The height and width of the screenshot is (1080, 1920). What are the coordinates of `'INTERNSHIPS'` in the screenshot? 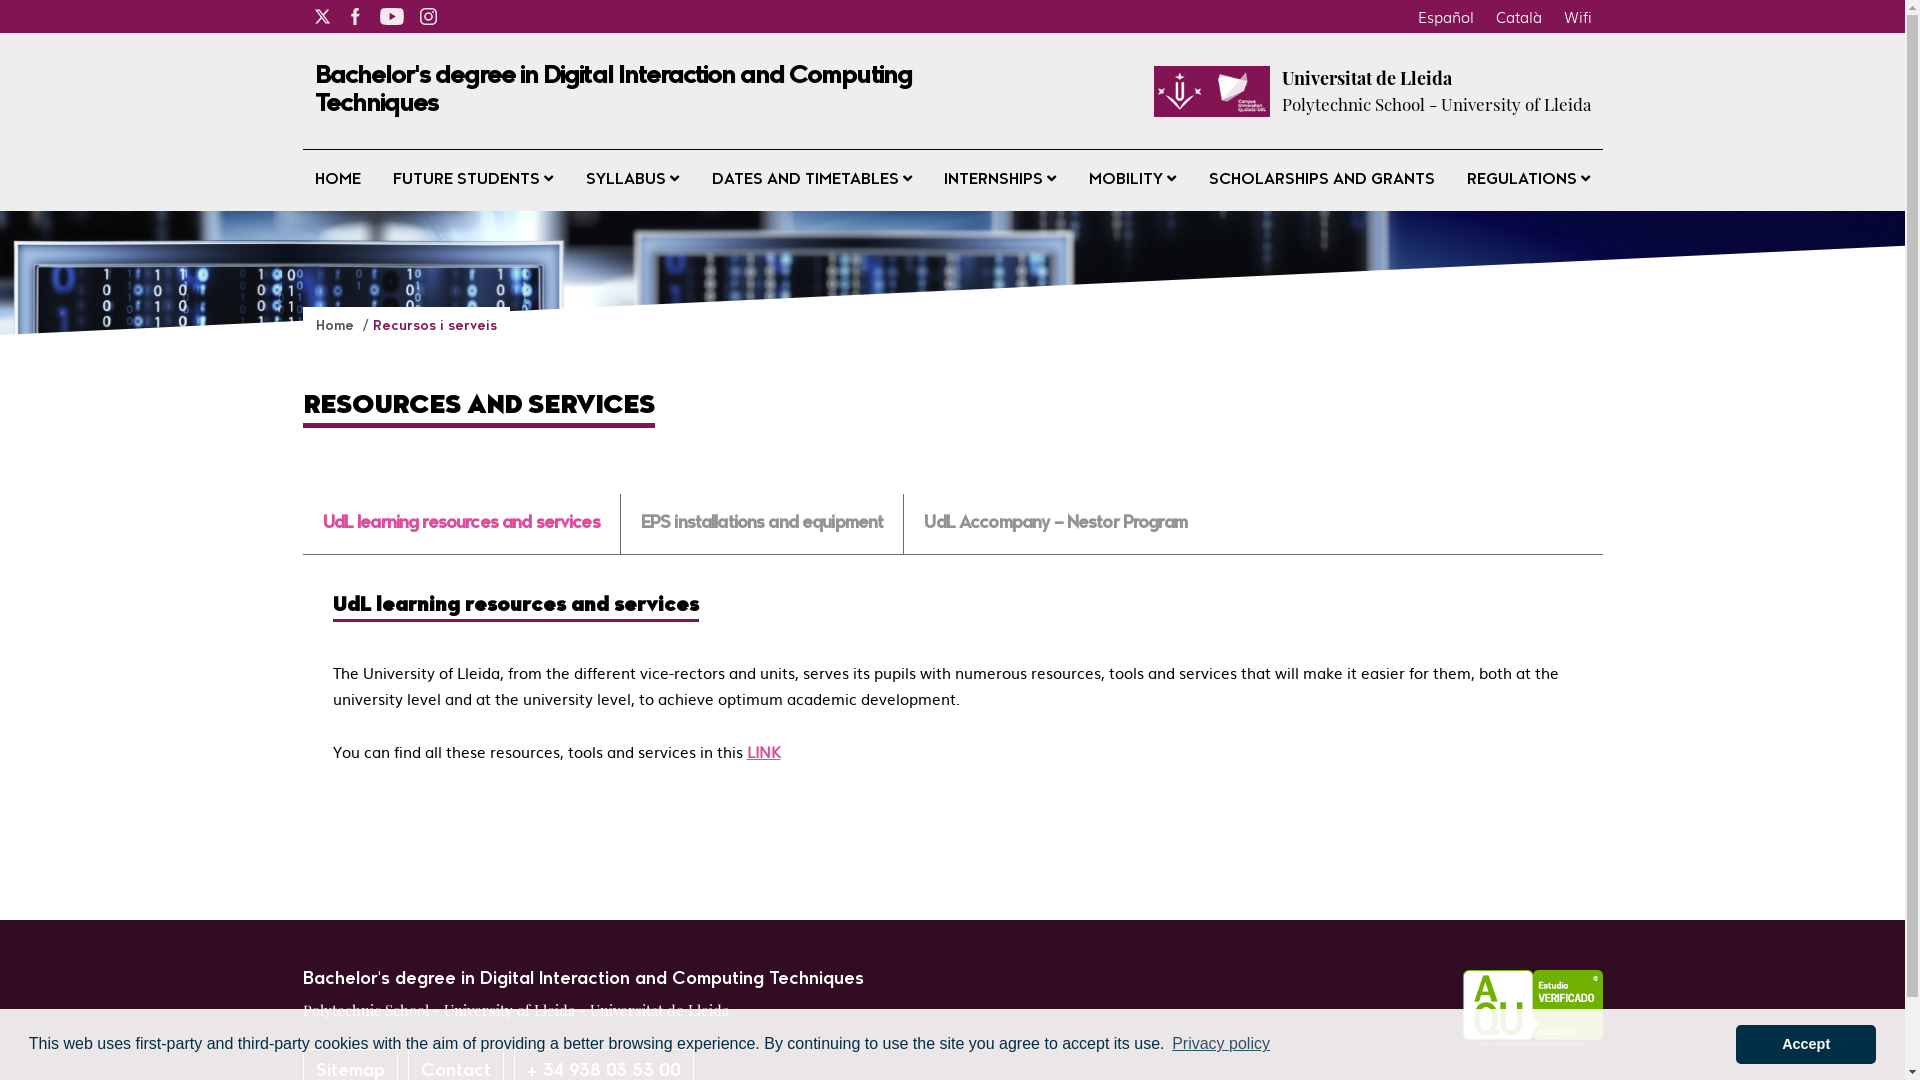 It's located at (930, 180).